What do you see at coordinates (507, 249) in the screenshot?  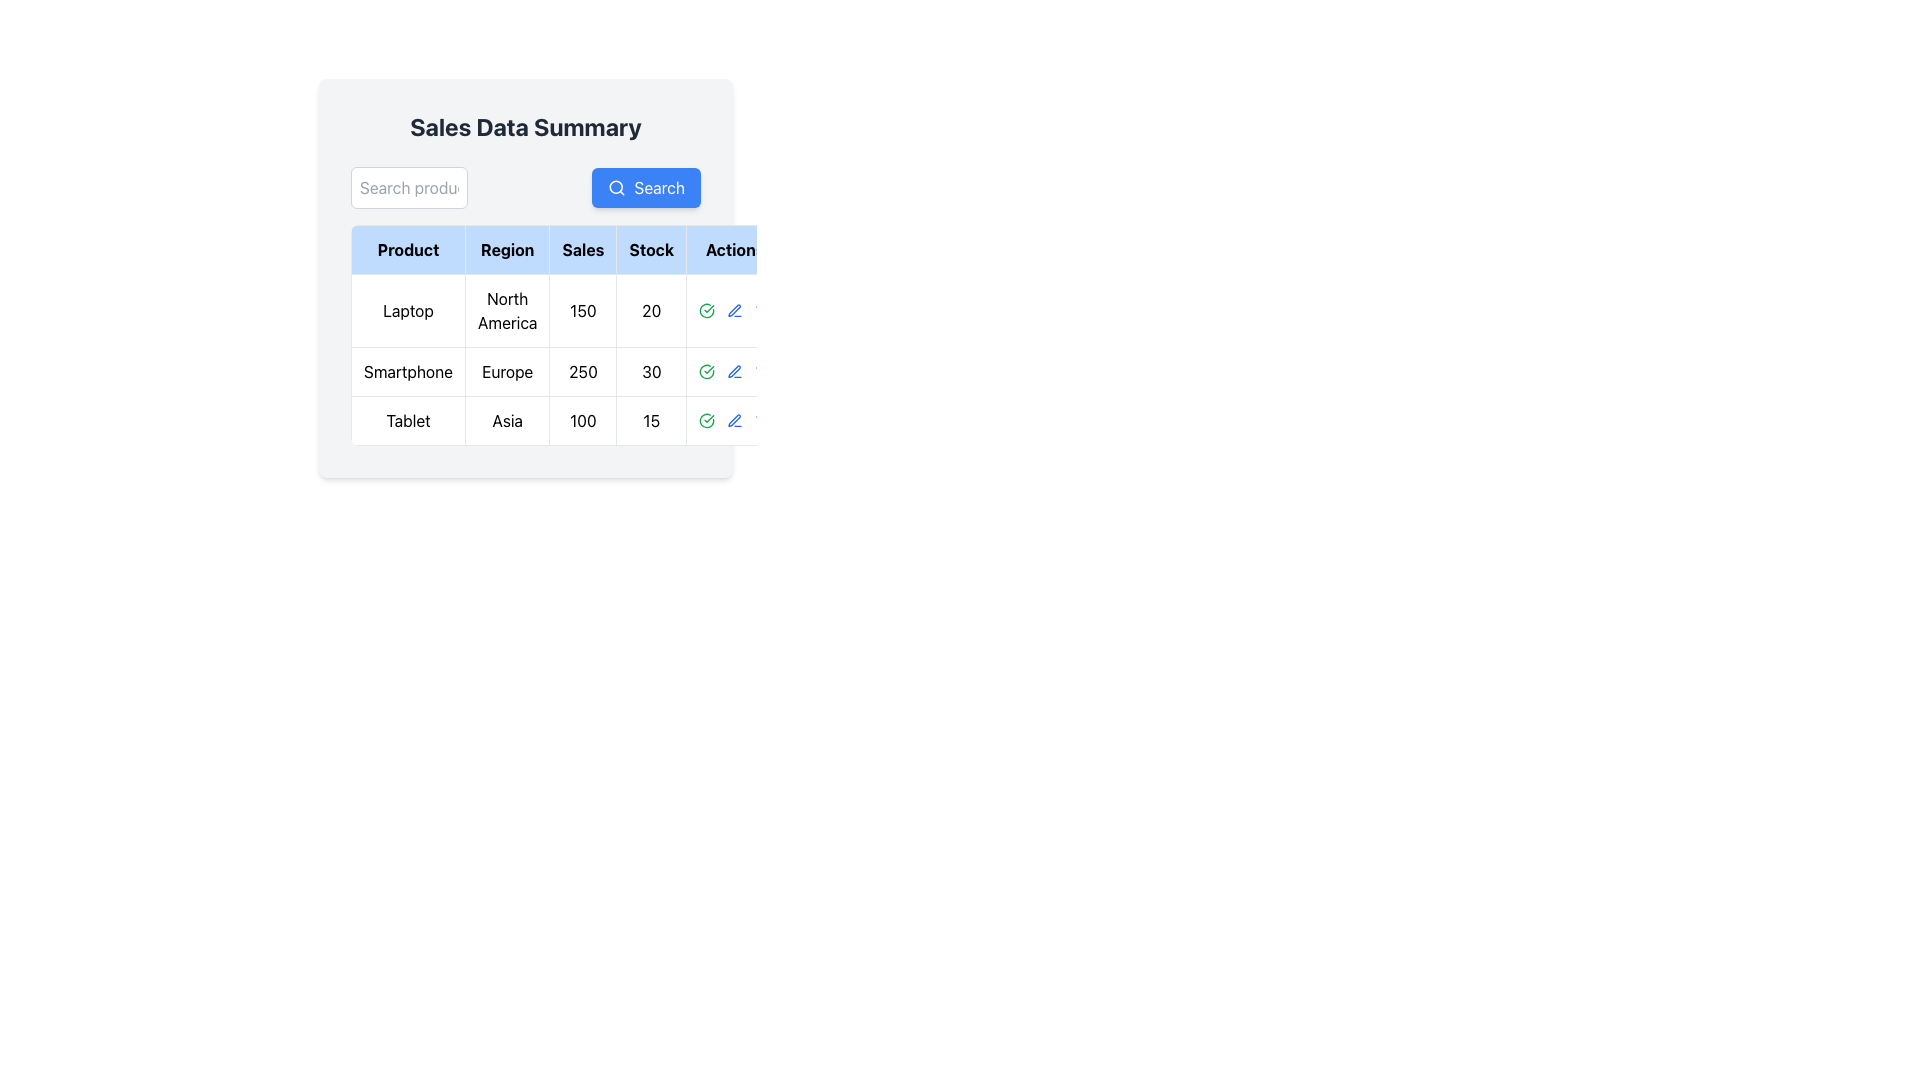 I see `the table header cell labeled 'Region' which is the second column header in the table with a light blue background and bold black text` at bounding box center [507, 249].